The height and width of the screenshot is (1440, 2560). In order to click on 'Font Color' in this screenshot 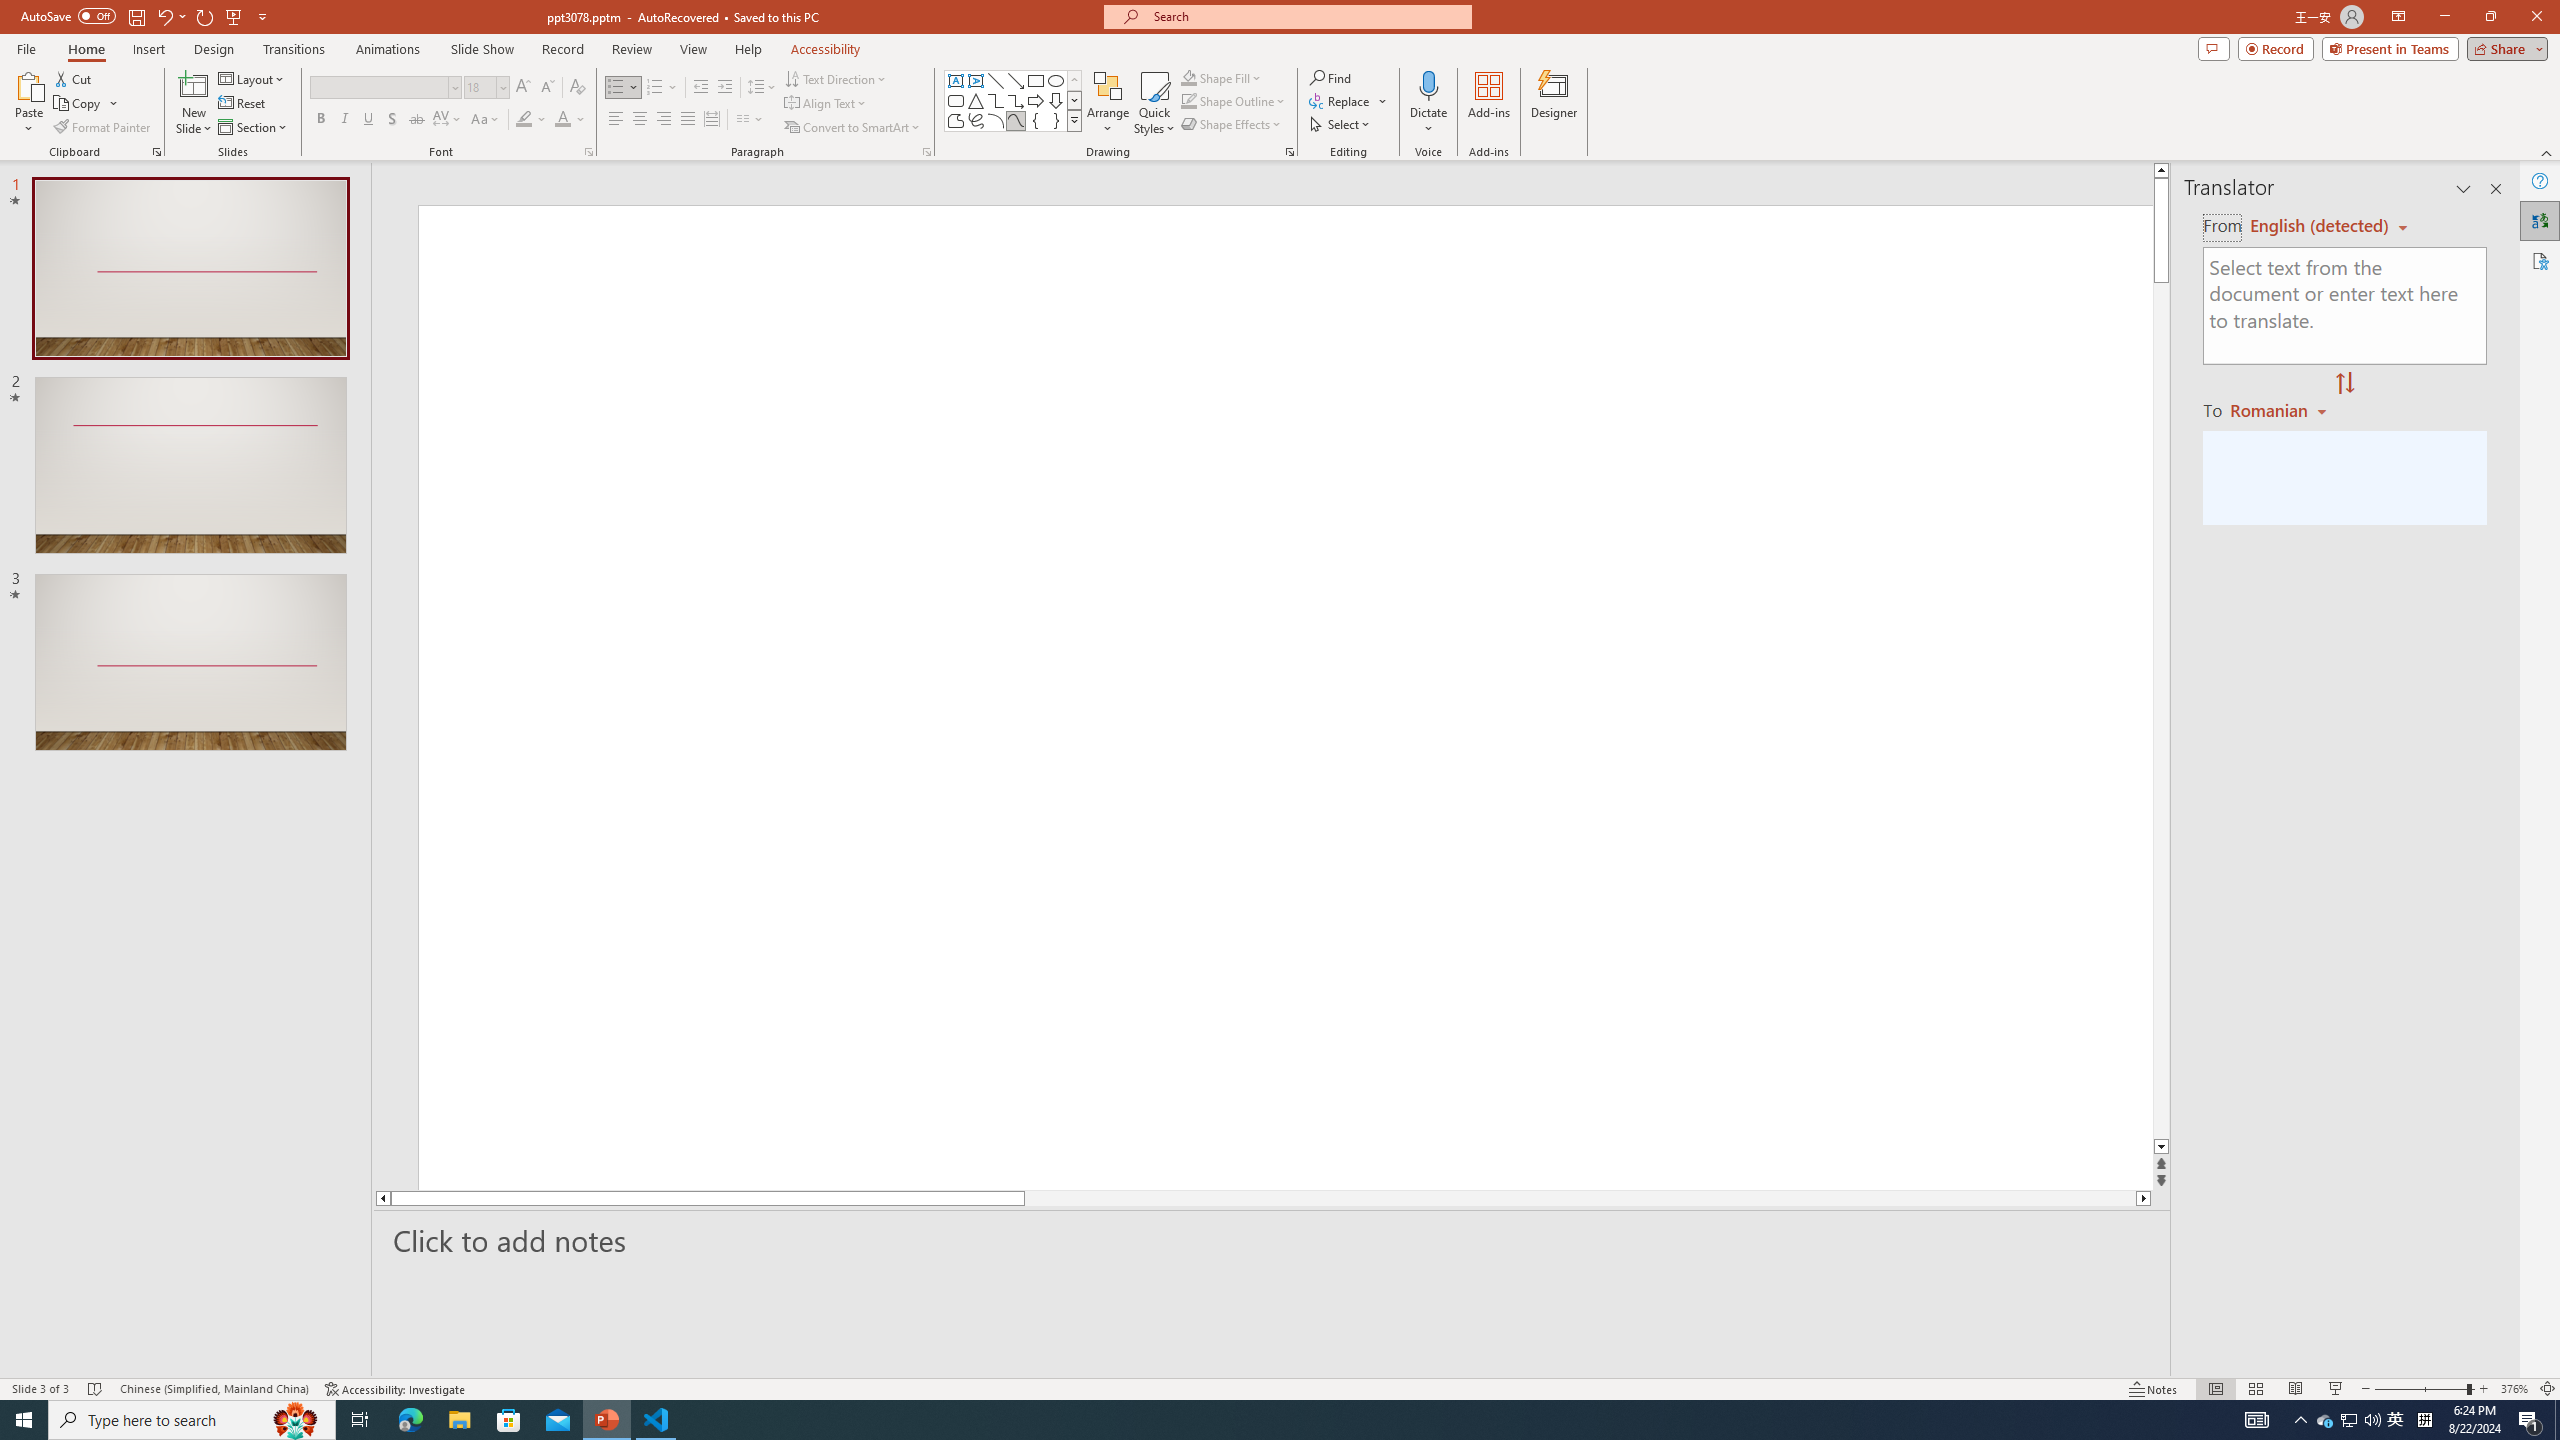, I will do `click(570, 118)`.